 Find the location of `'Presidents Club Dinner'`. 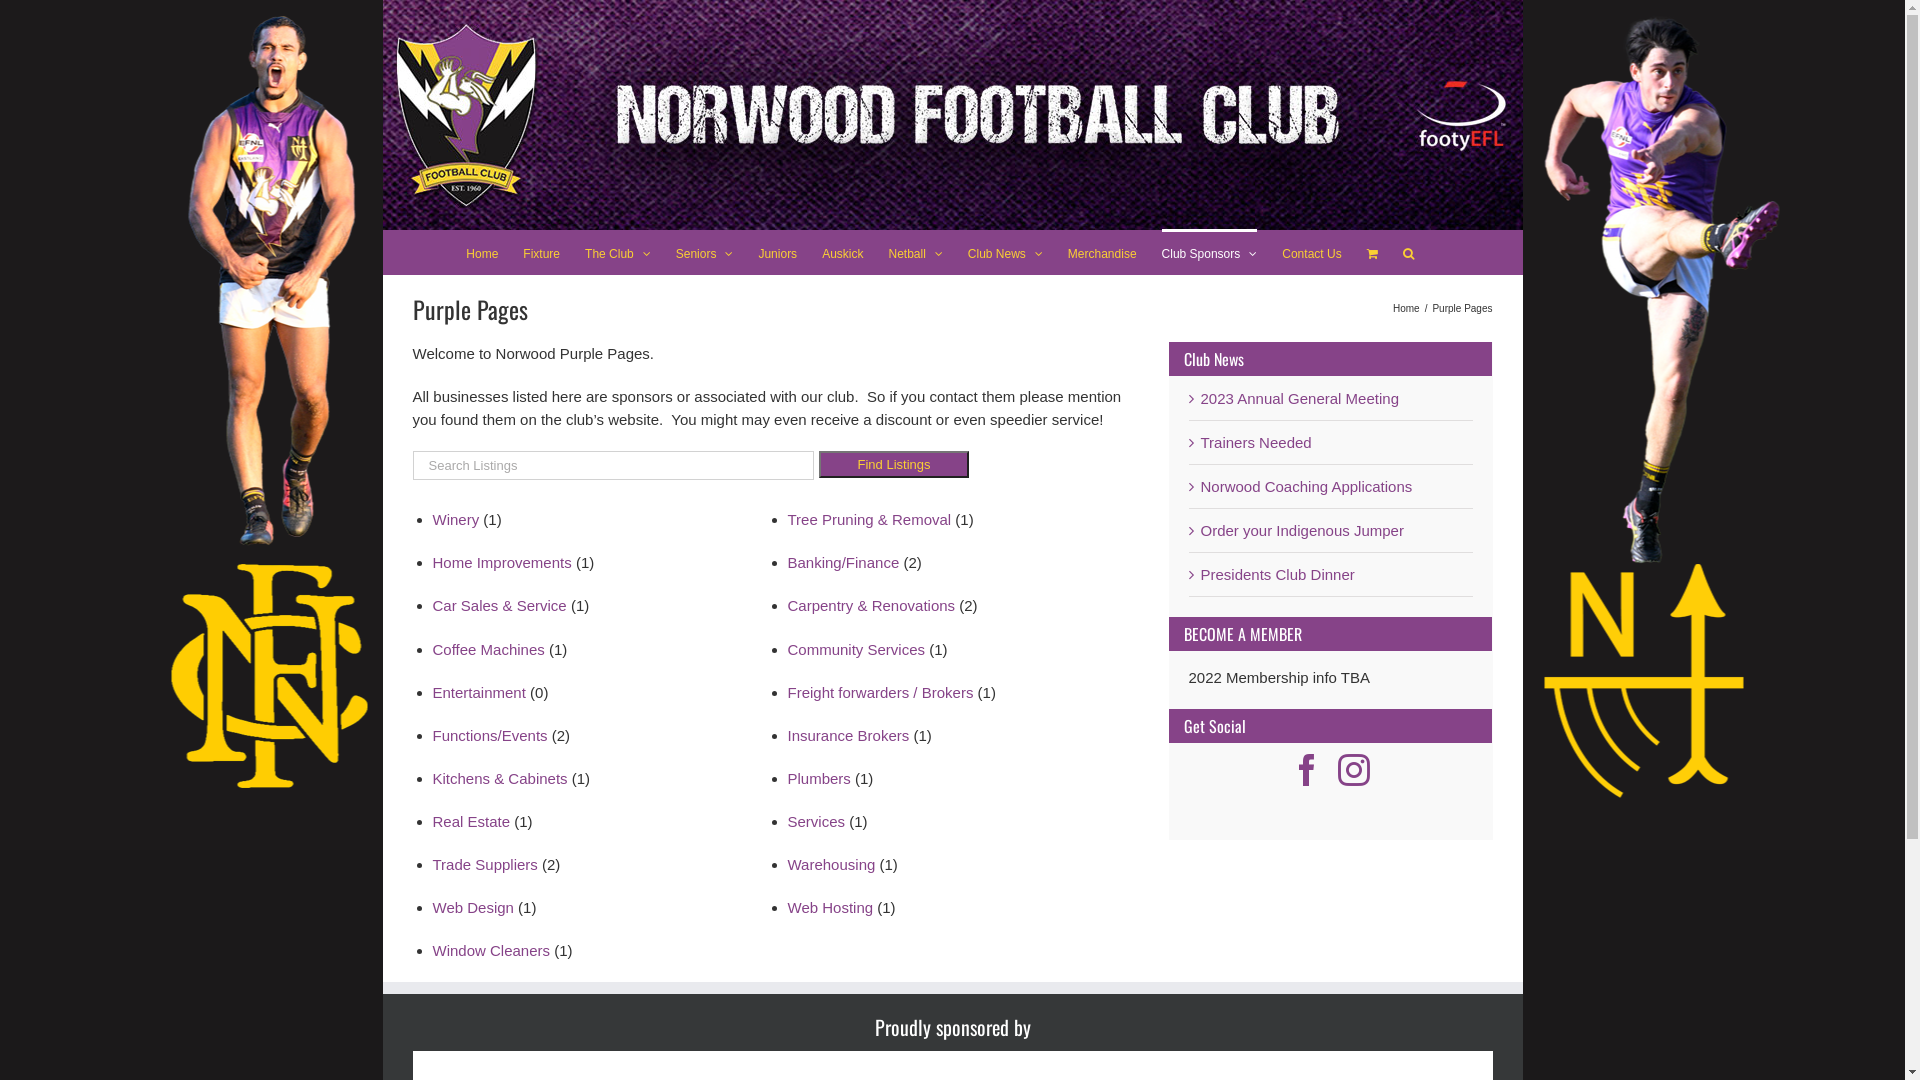

'Presidents Club Dinner' is located at coordinates (1275, 574).